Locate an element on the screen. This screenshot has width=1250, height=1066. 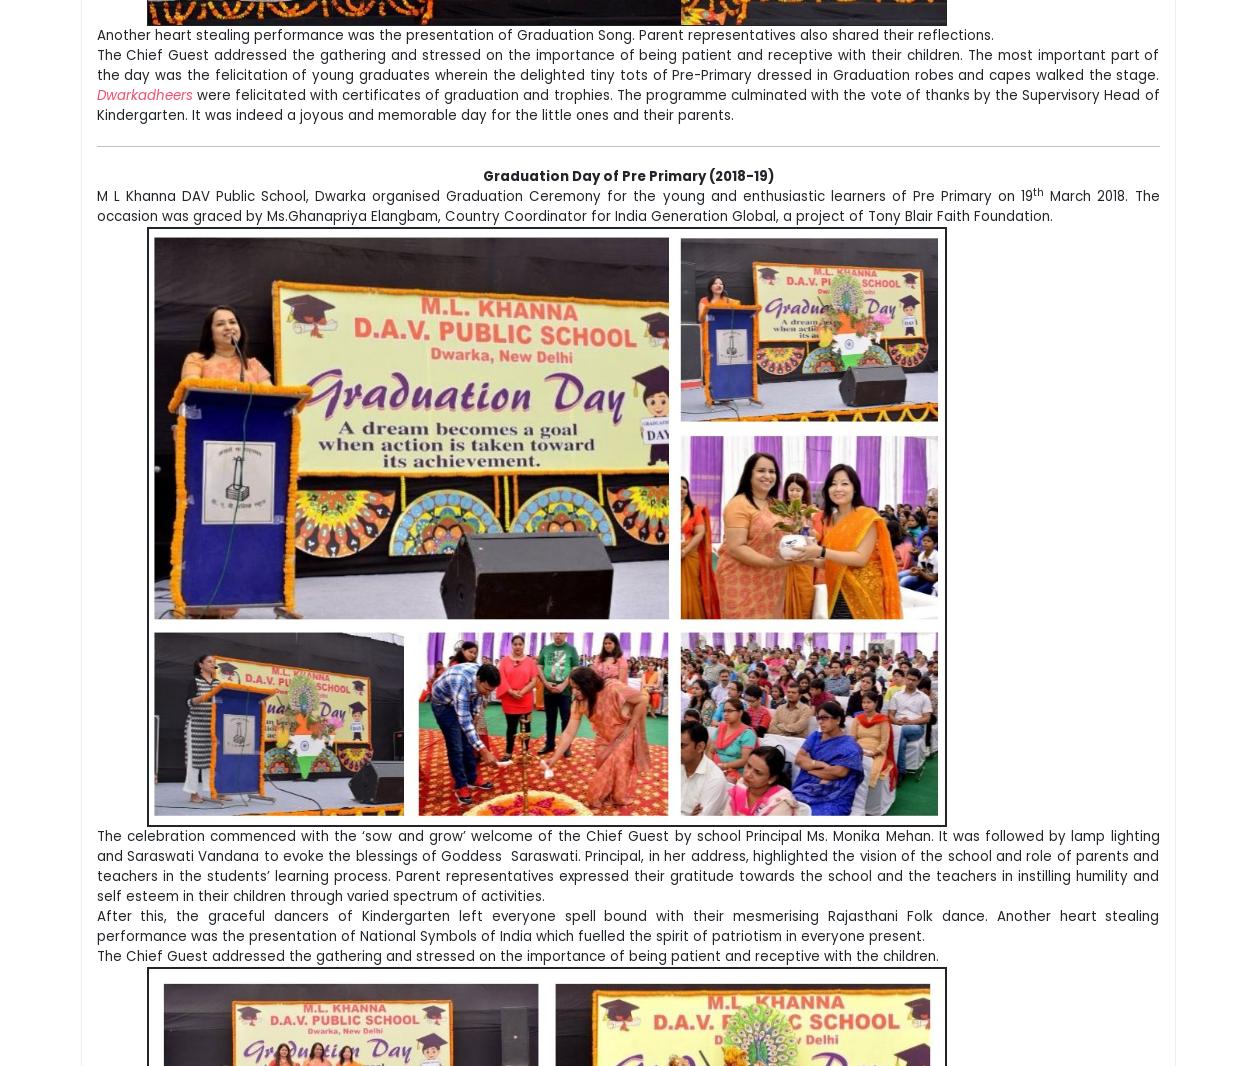
'Phone No.:011-45638246, 011-45038431' is located at coordinates (192, 774).